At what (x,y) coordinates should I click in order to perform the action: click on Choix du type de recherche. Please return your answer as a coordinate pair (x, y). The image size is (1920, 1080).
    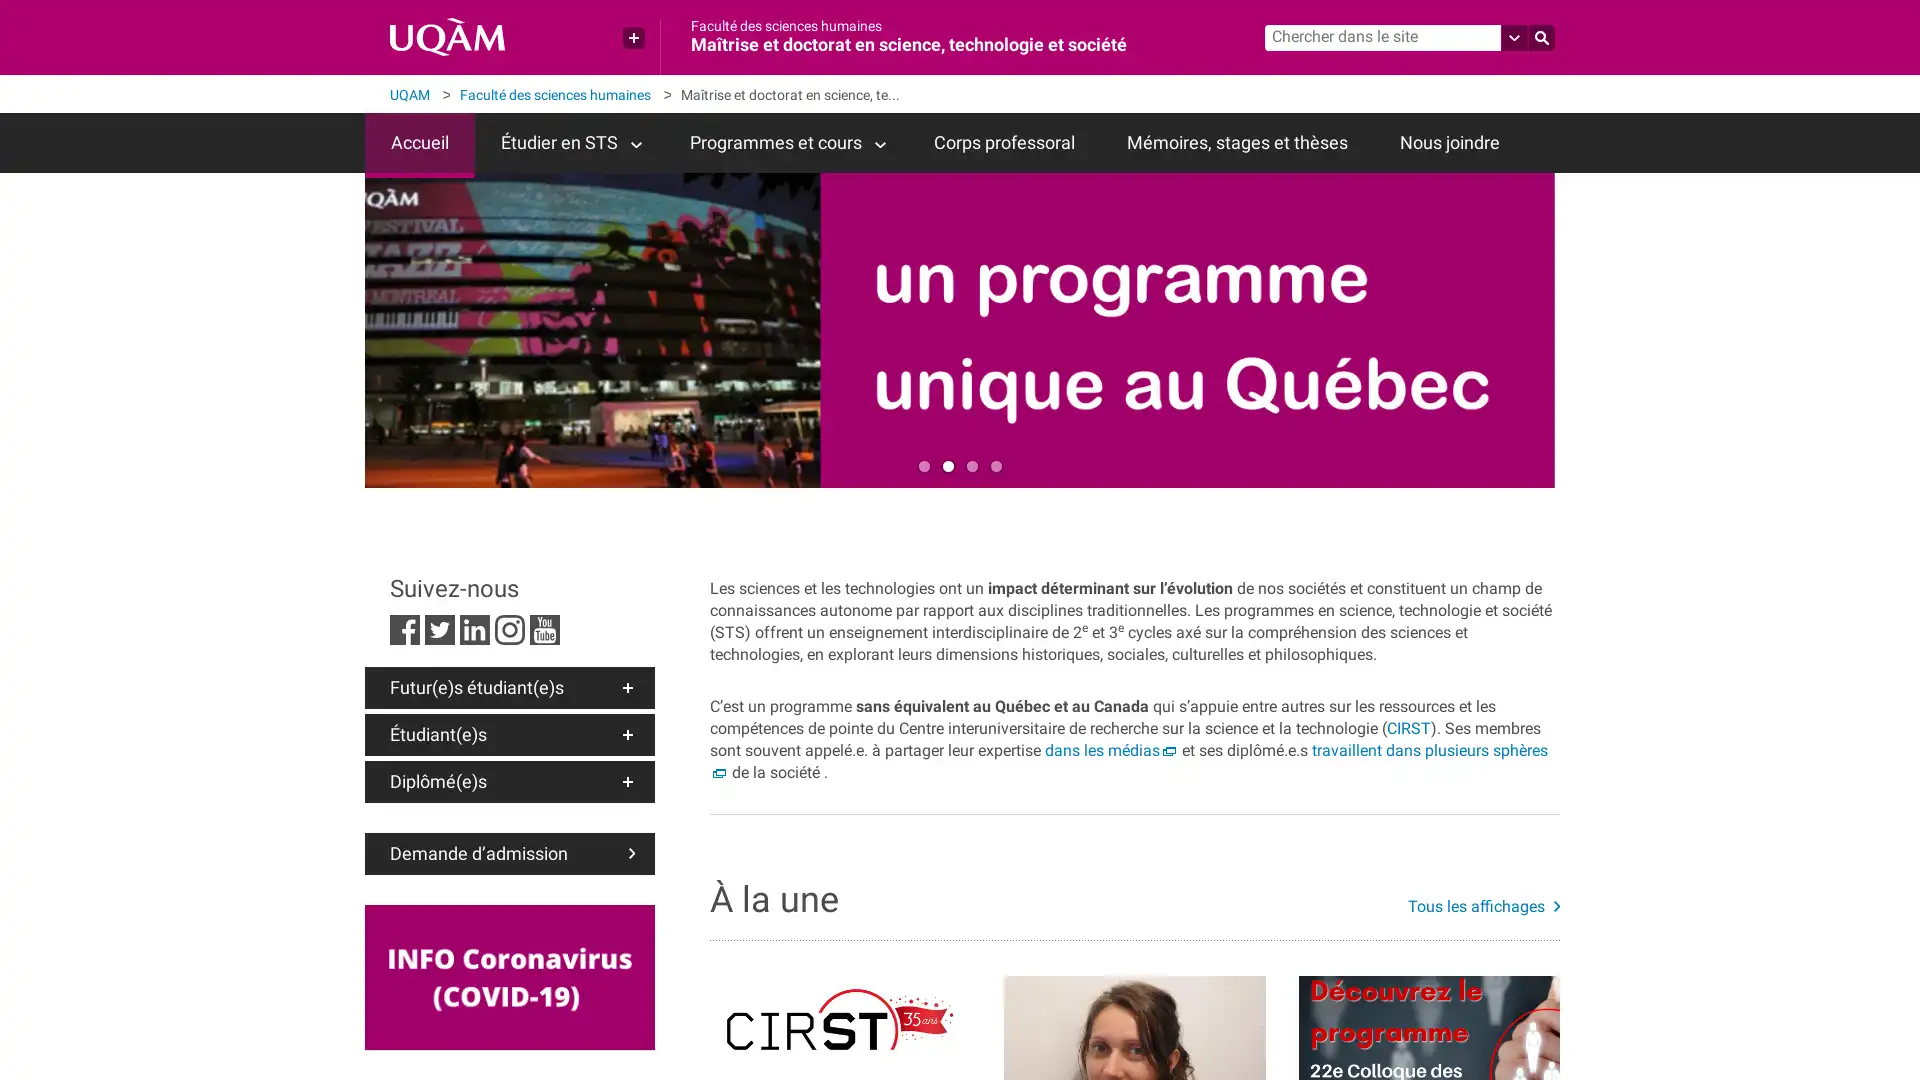
    Looking at the image, I should click on (1515, 38).